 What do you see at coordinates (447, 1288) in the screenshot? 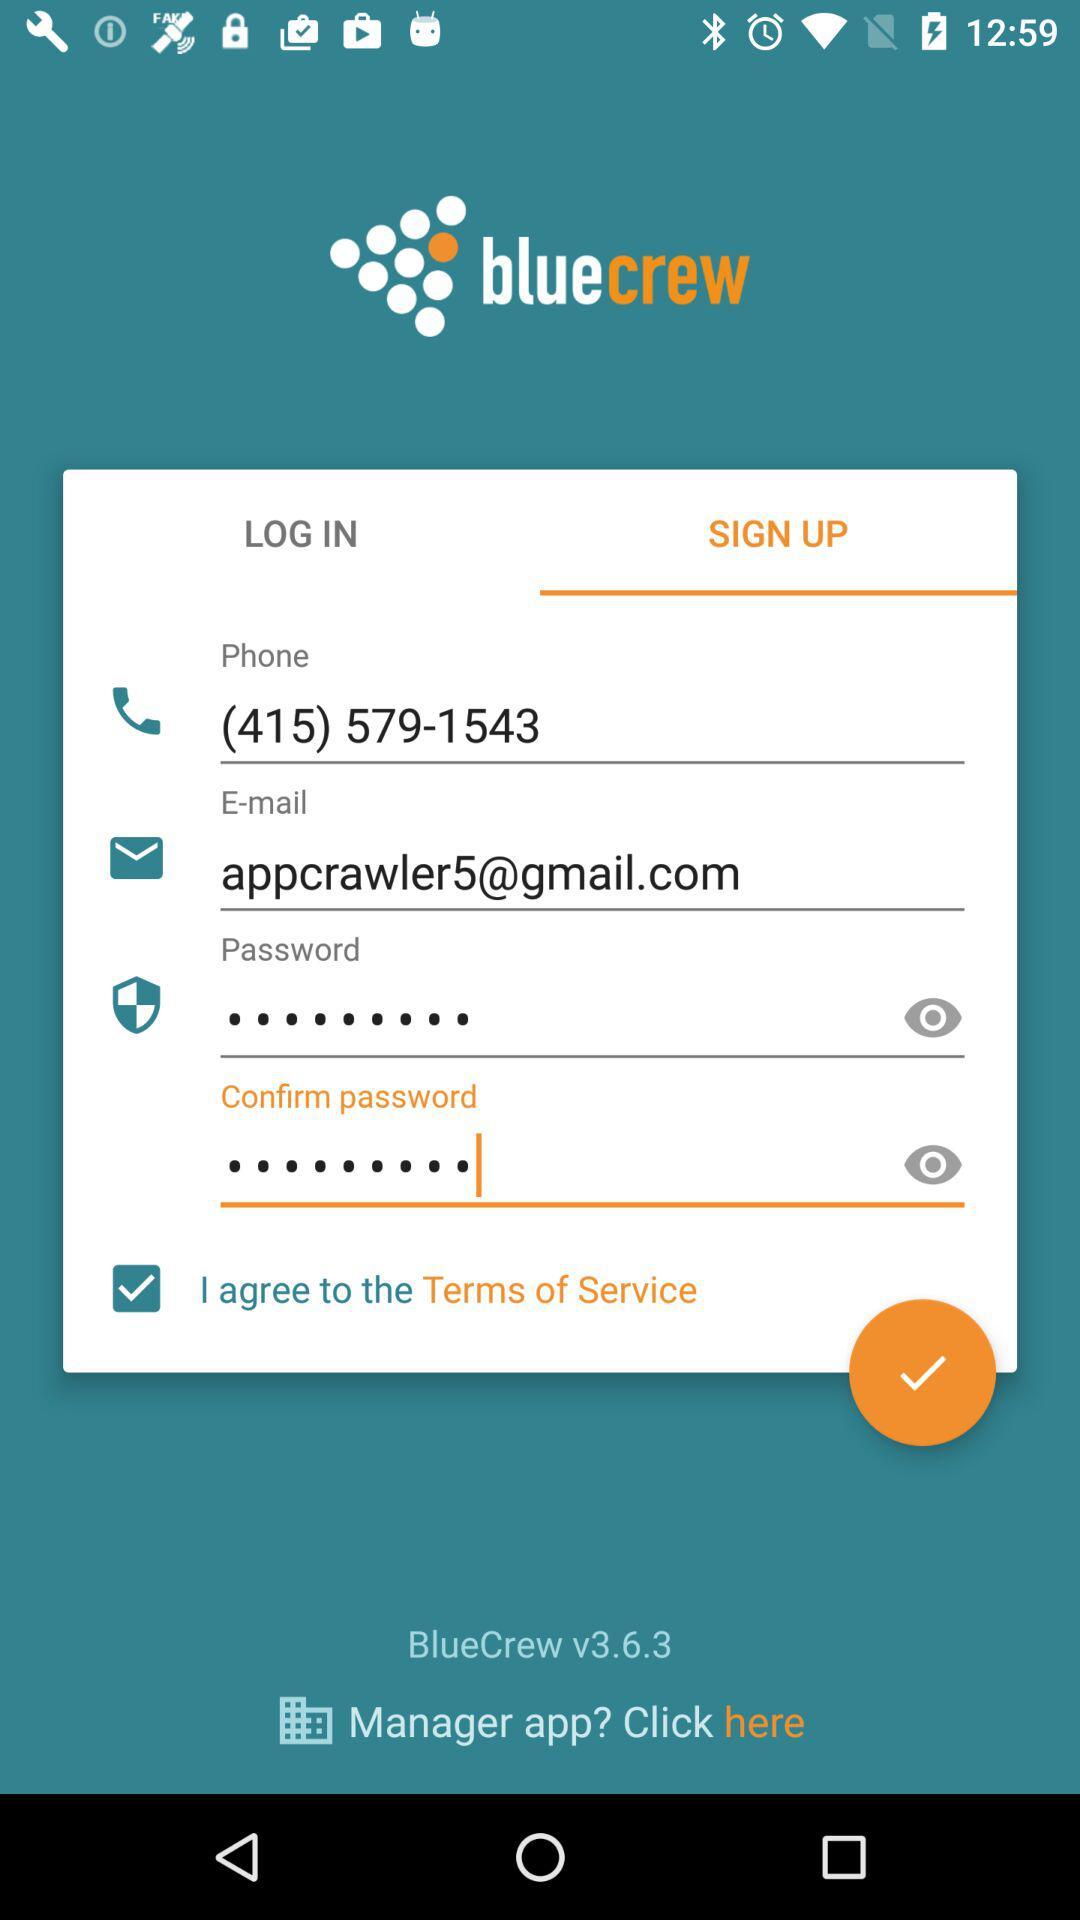
I see `i agree to icon` at bounding box center [447, 1288].